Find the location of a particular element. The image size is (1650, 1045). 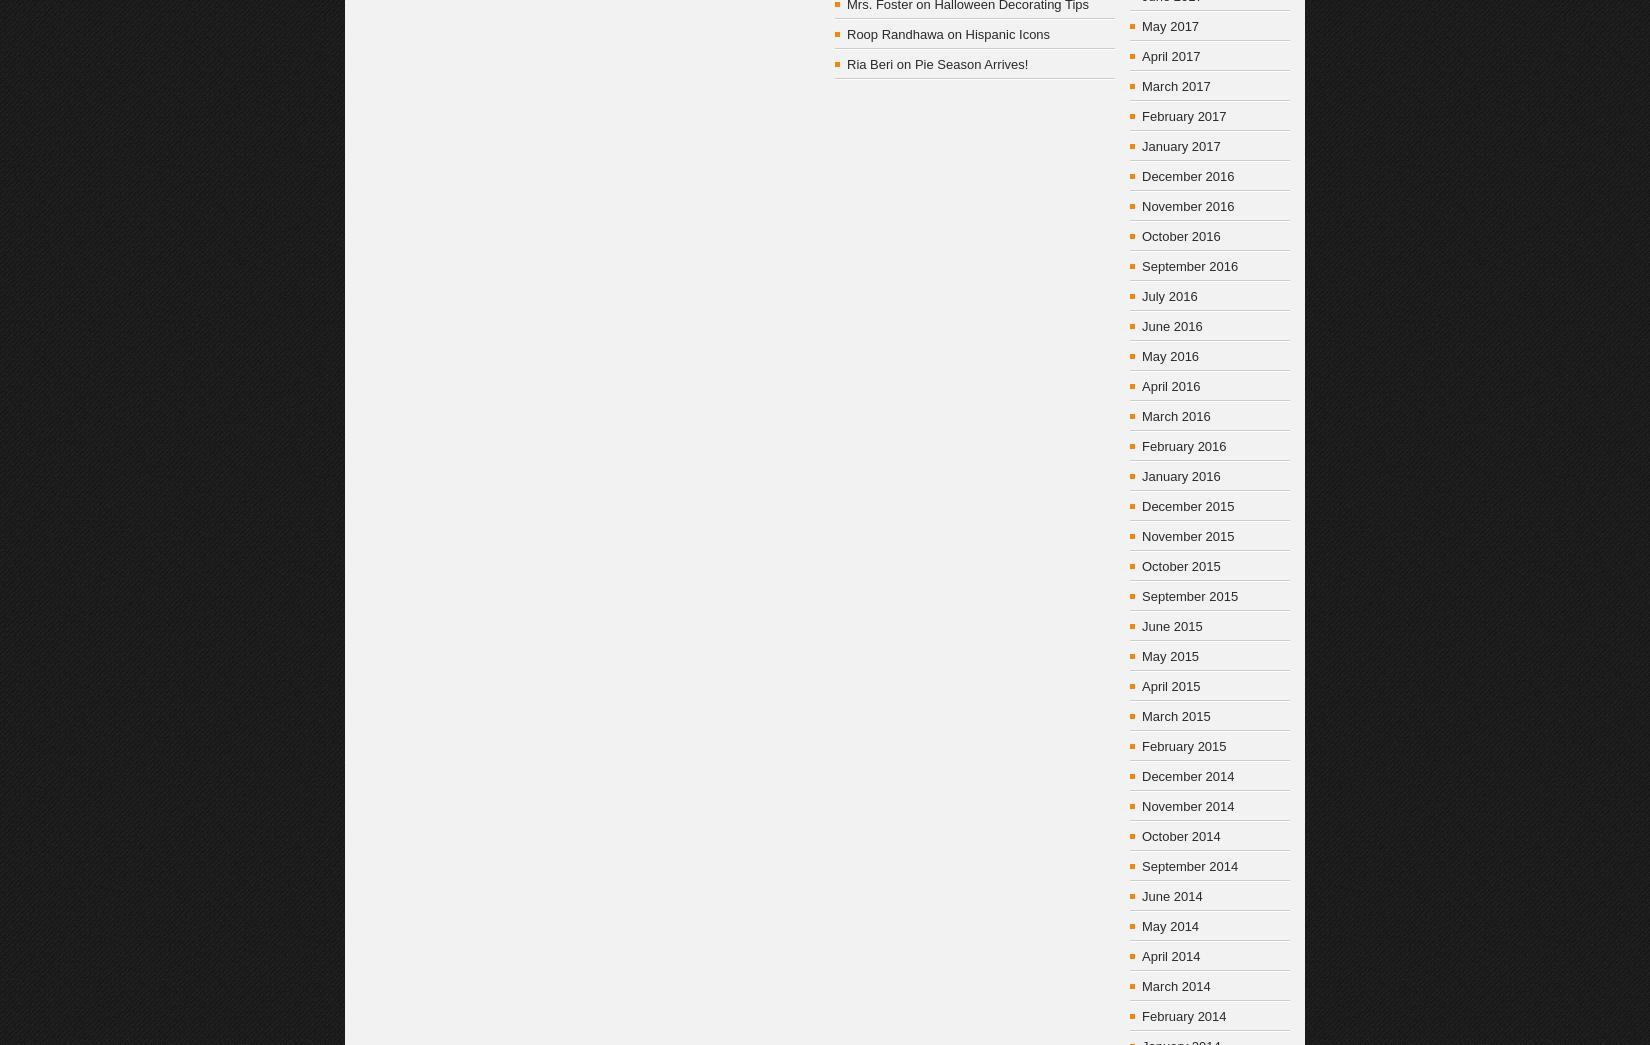

'May 2014' is located at coordinates (1170, 926).